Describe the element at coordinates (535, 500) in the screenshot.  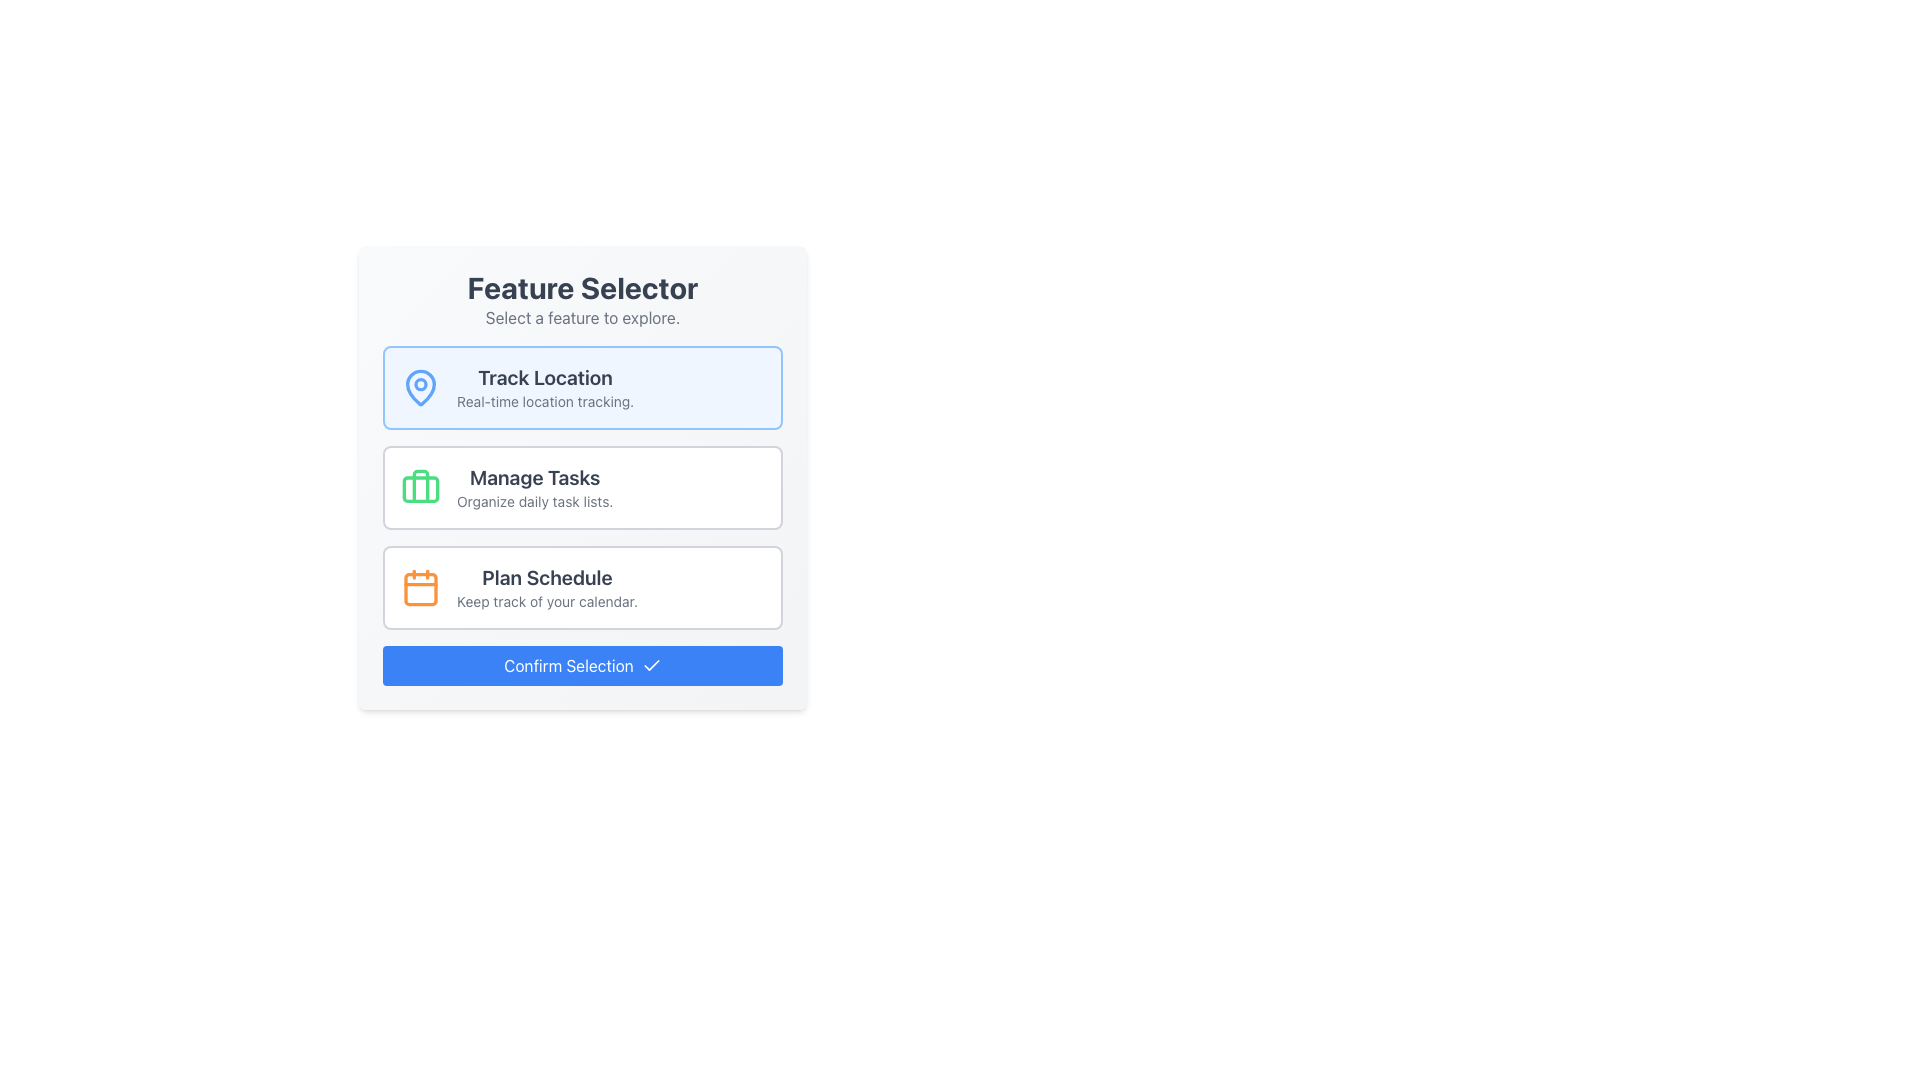
I see `the text label reading 'Organize daily task lists.' which is positioned below the heading 'Manage Tasks'` at that location.